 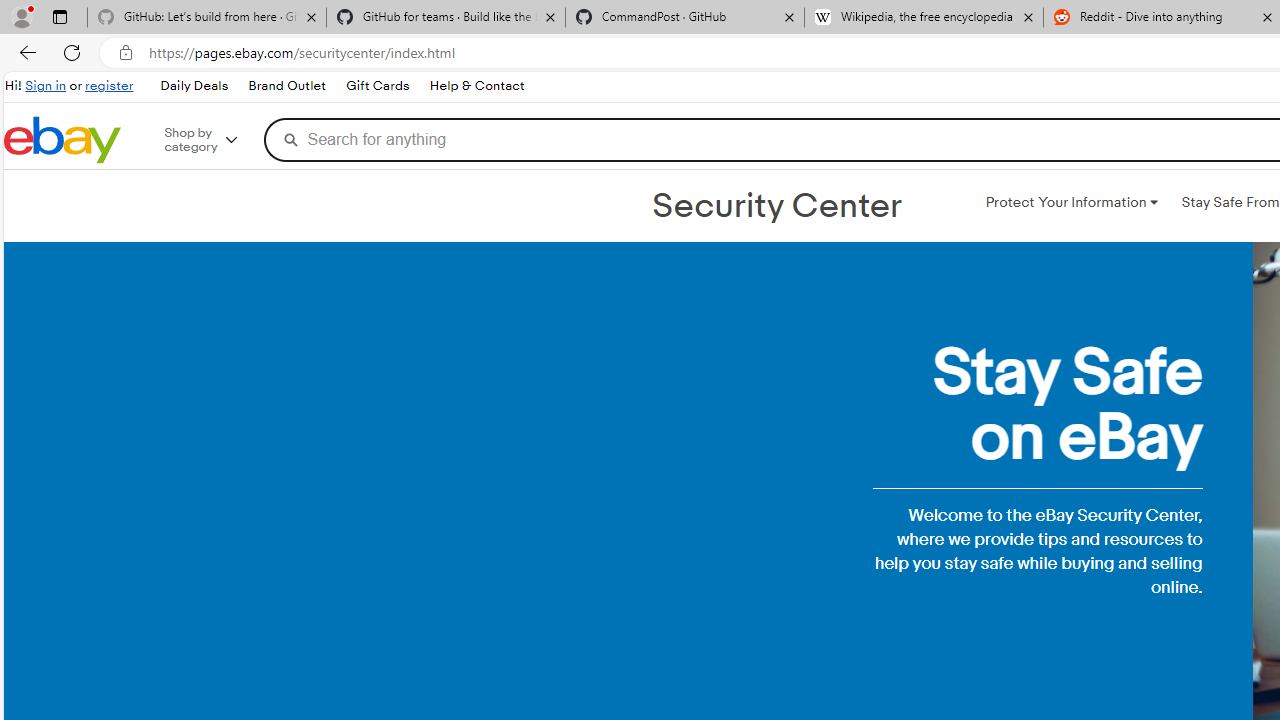 I want to click on 'Wikipedia, the free encyclopedia', so click(x=923, y=17).